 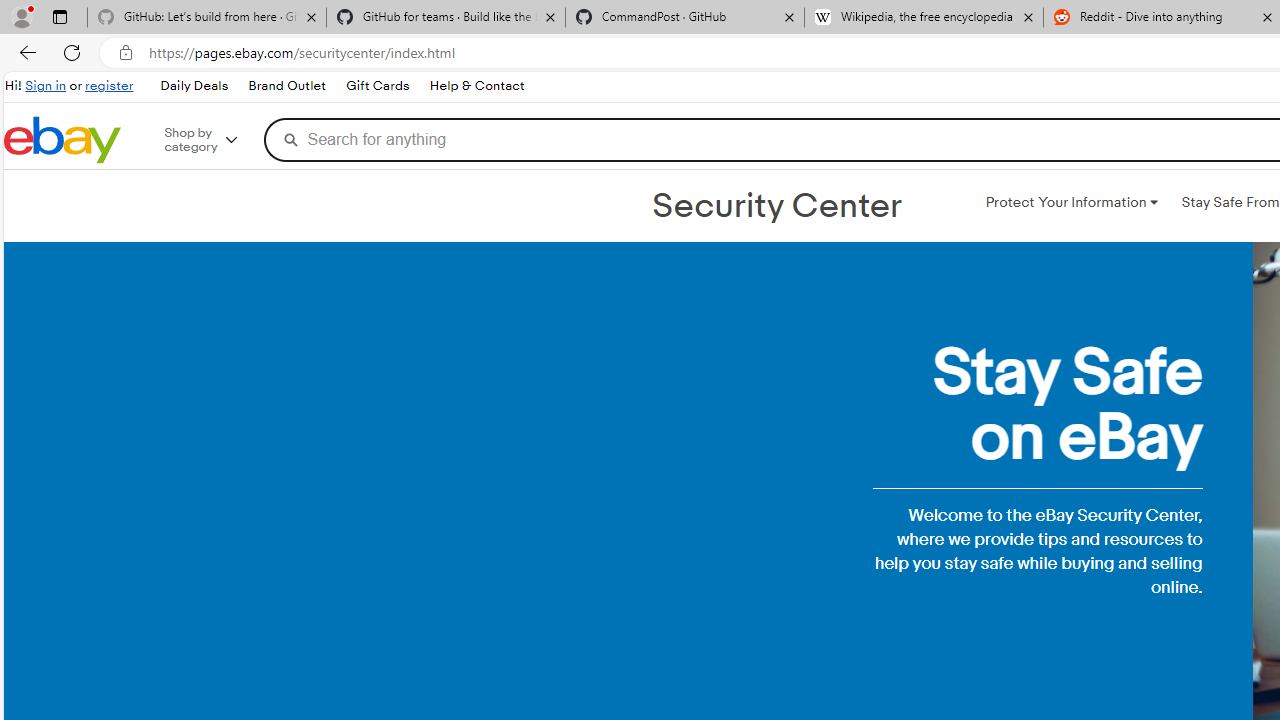 I want to click on 'Wikipedia, the free encyclopedia', so click(x=923, y=17).